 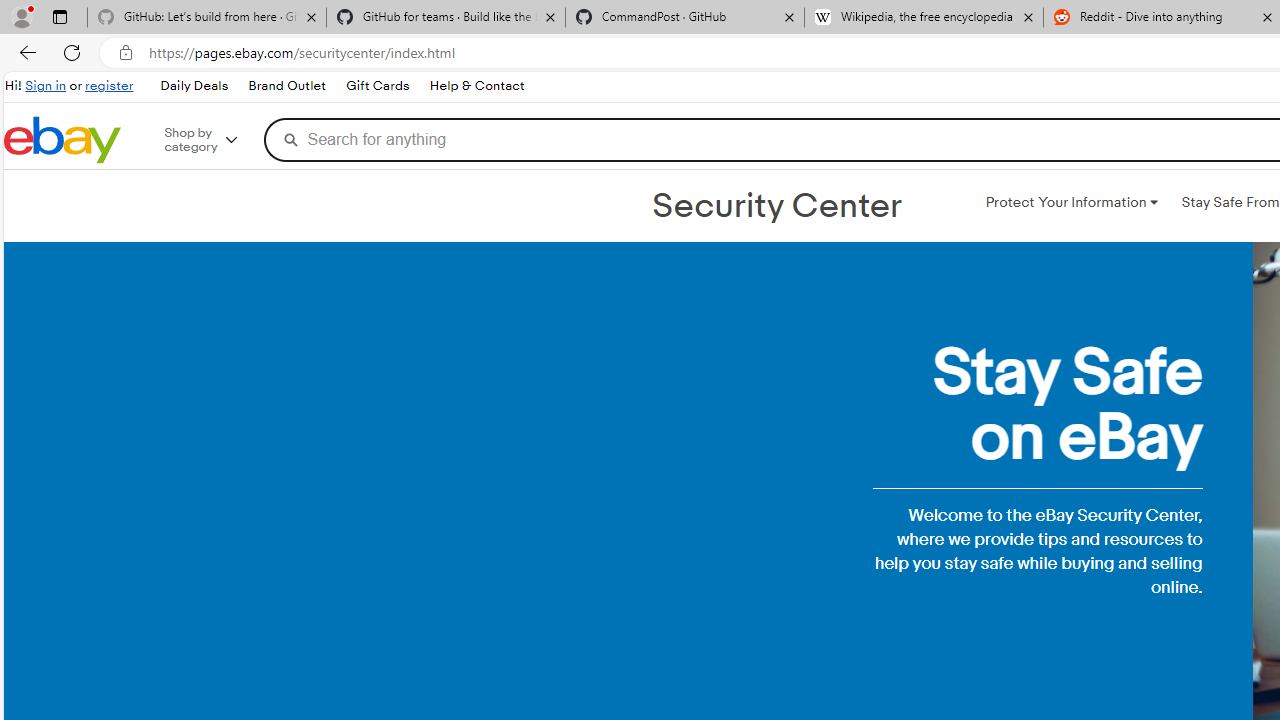 I want to click on 'Wikipedia, the free encyclopedia', so click(x=923, y=17).